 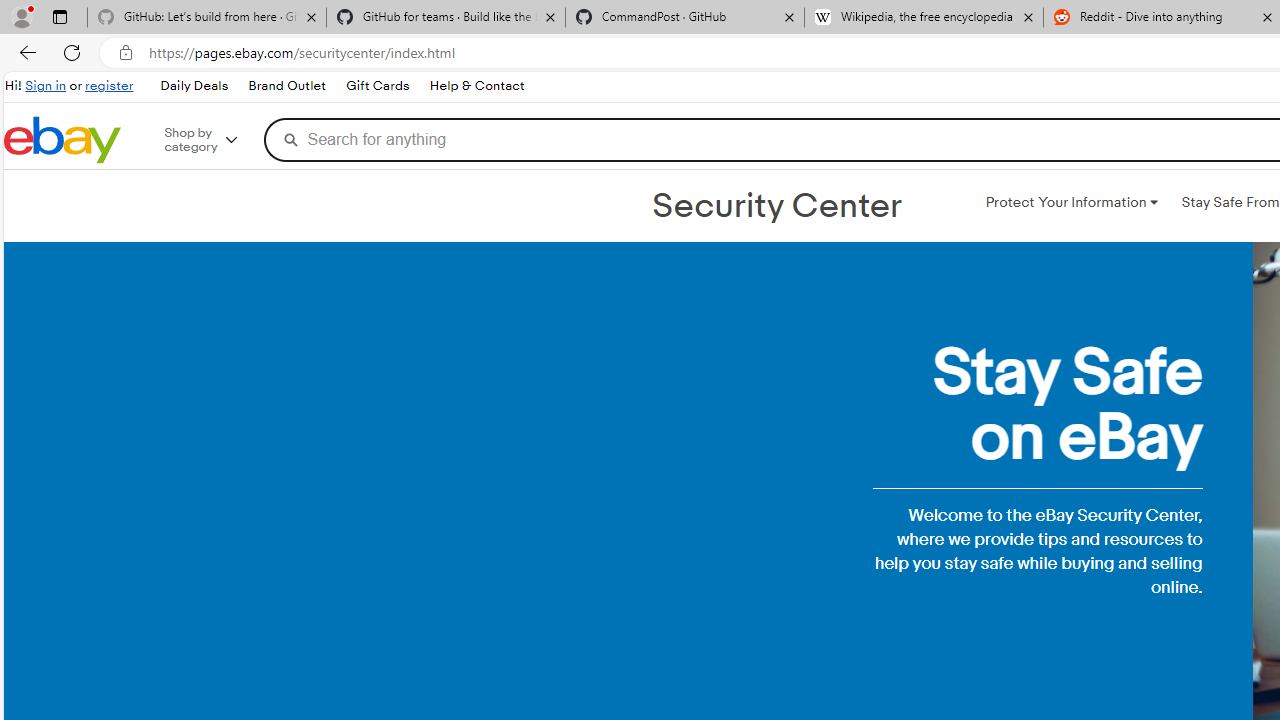 I want to click on 'Wikipedia, the free encyclopedia', so click(x=923, y=17).